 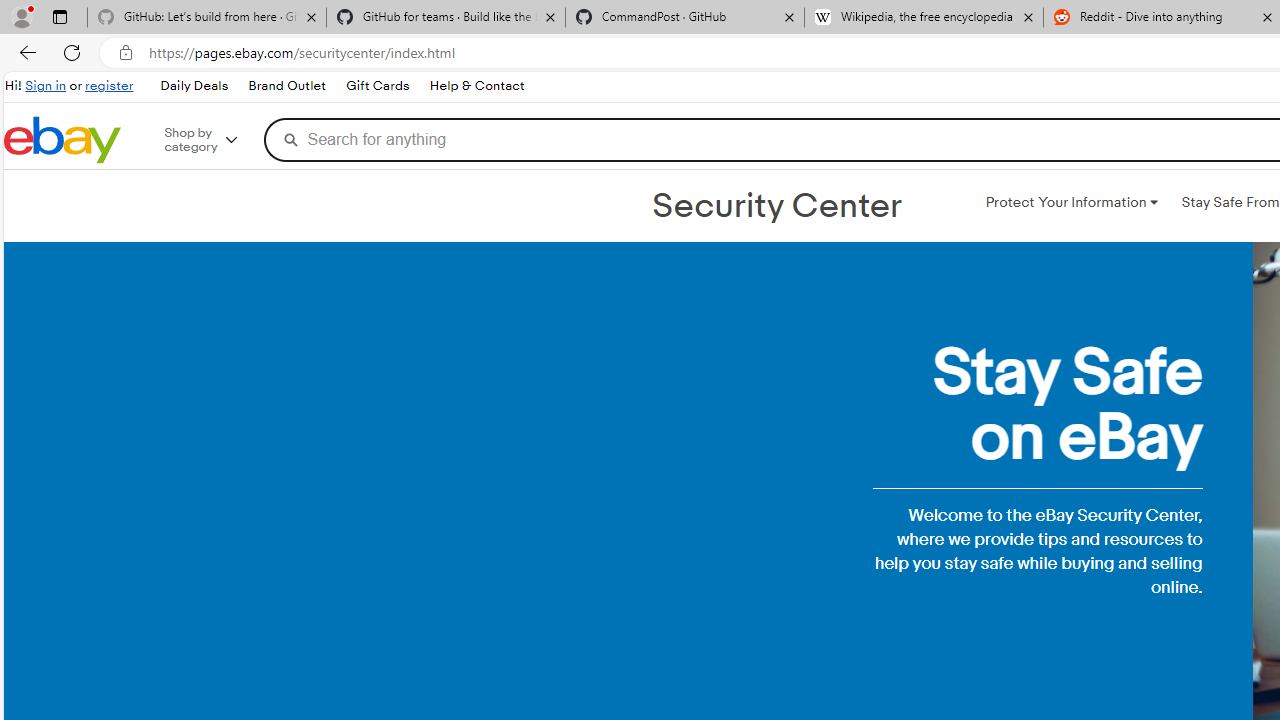 I want to click on 'Wikipedia, the free encyclopedia', so click(x=923, y=17).